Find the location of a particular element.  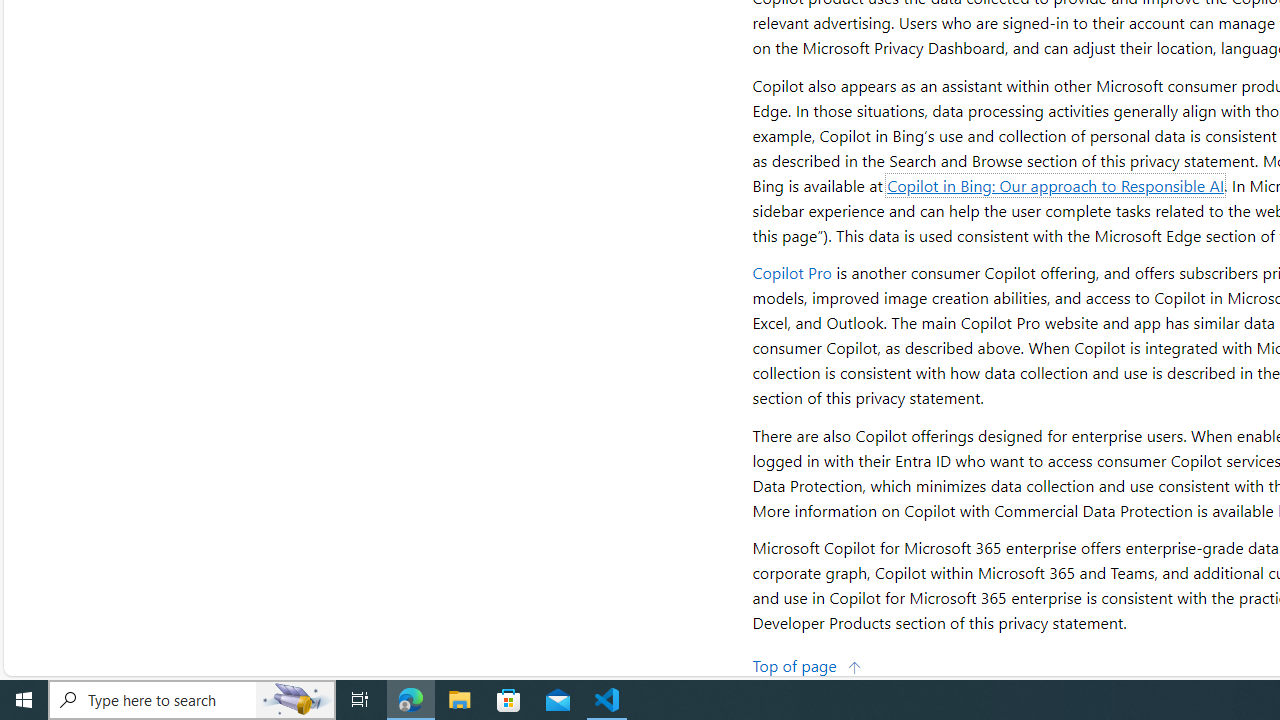

'Copilot in Bing: Our approach to Responsible AI' is located at coordinates (1055, 185).